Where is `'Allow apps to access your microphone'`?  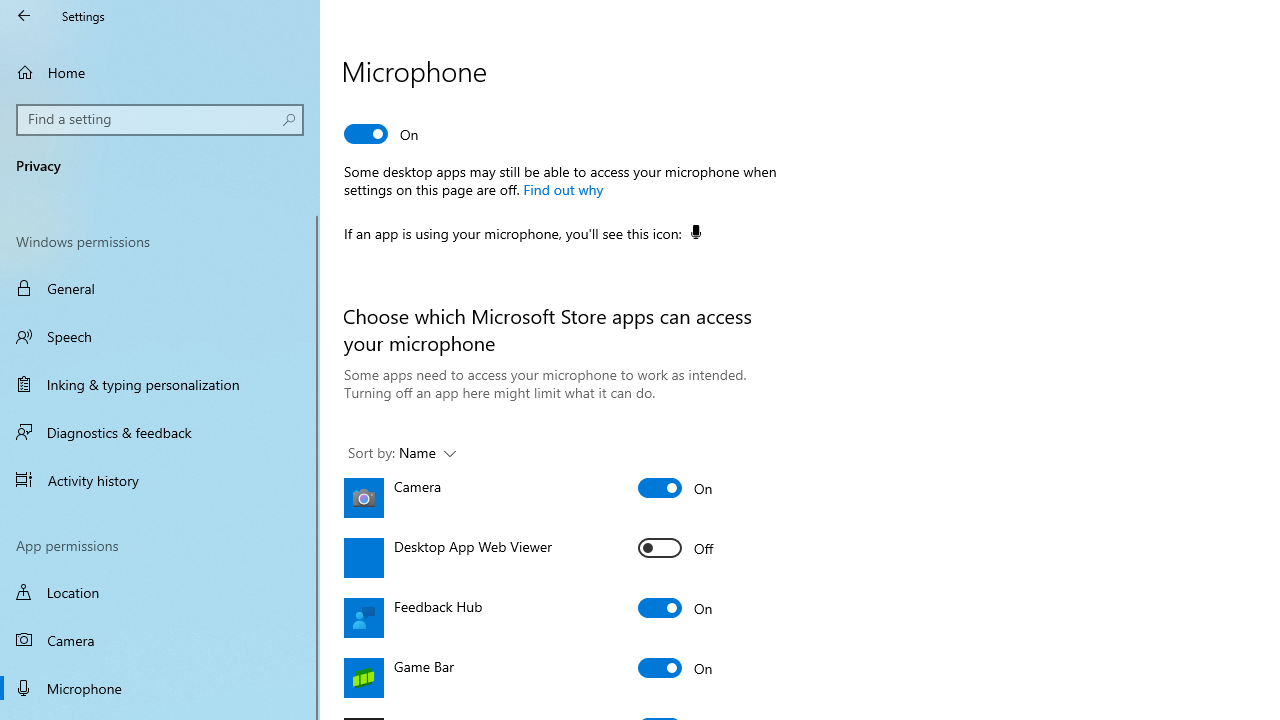
'Allow apps to access your microphone' is located at coordinates (382, 133).